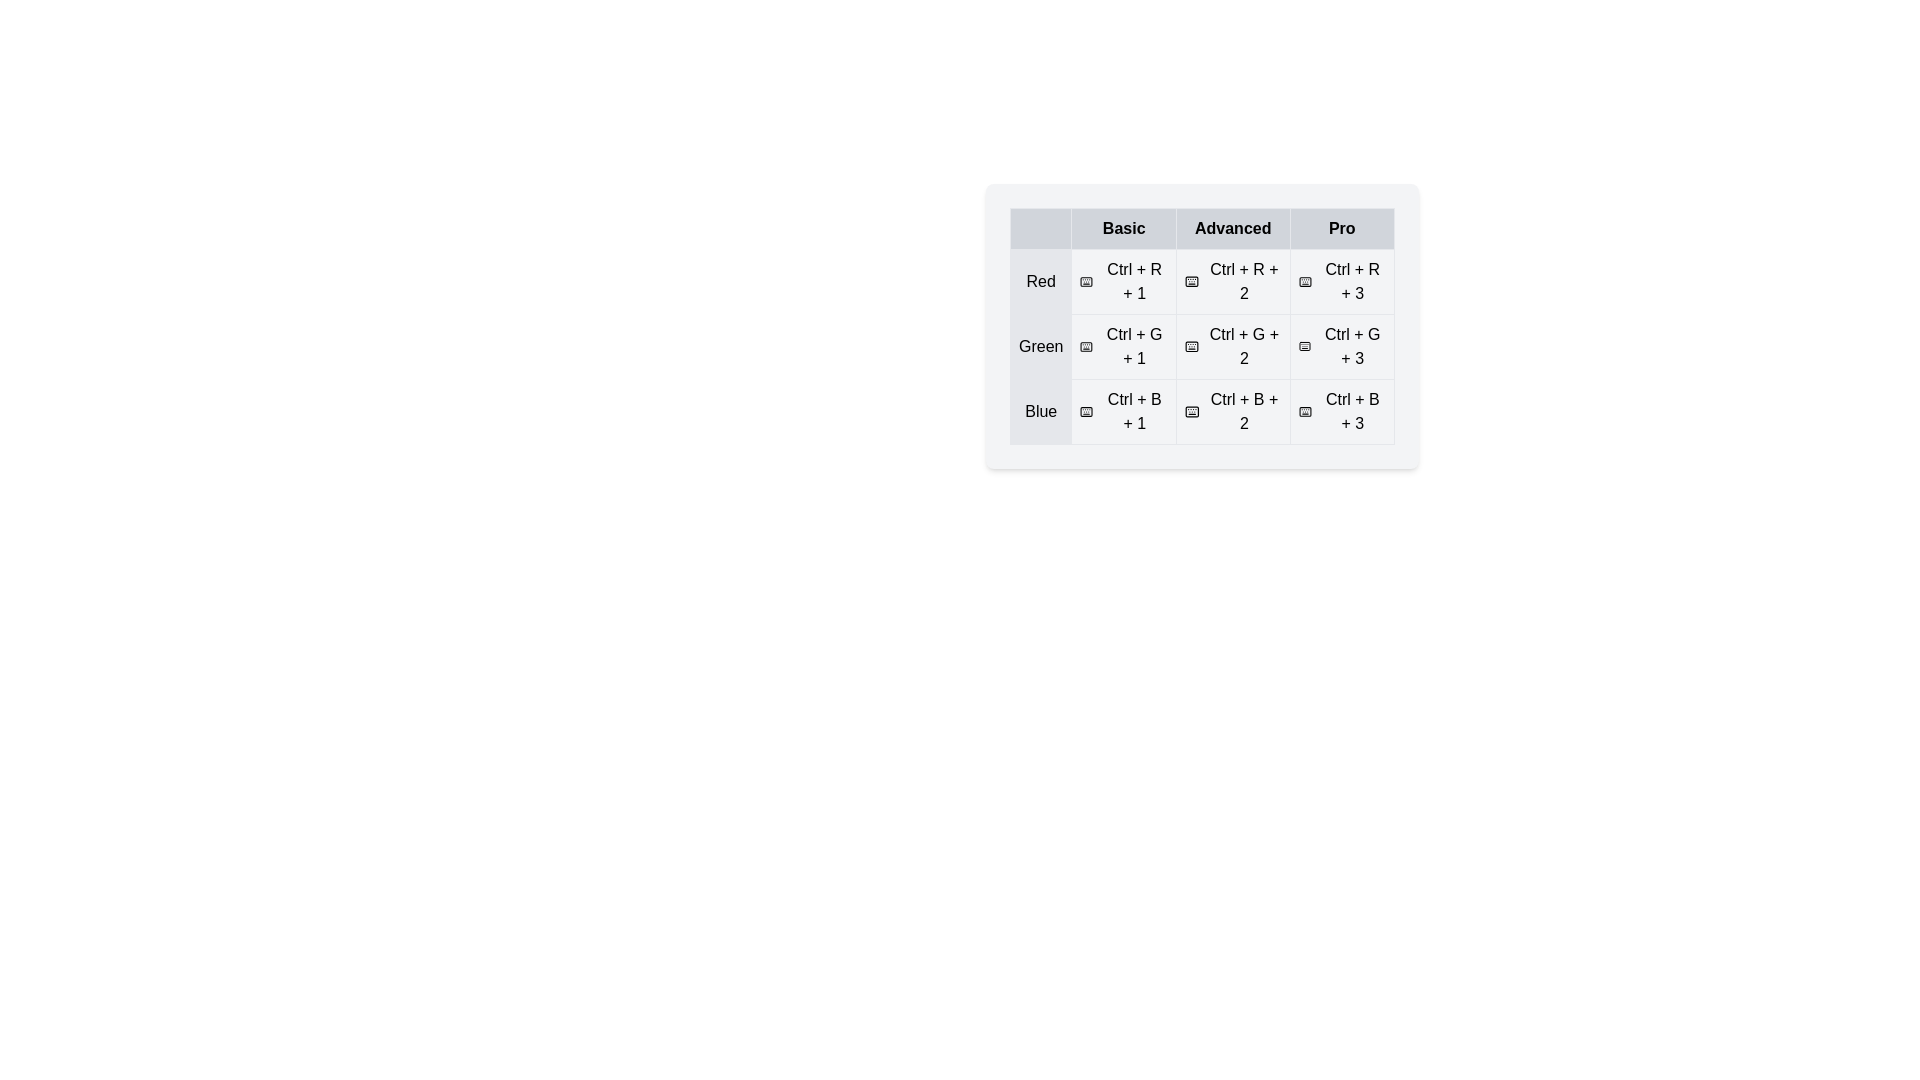 Image resolution: width=1920 pixels, height=1080 pixels. Describe the element at coordinates (1124, 411) in the screenshot. I see `the label indicating the keyboard shortcut located in the third row and first column of the grid` at that location.